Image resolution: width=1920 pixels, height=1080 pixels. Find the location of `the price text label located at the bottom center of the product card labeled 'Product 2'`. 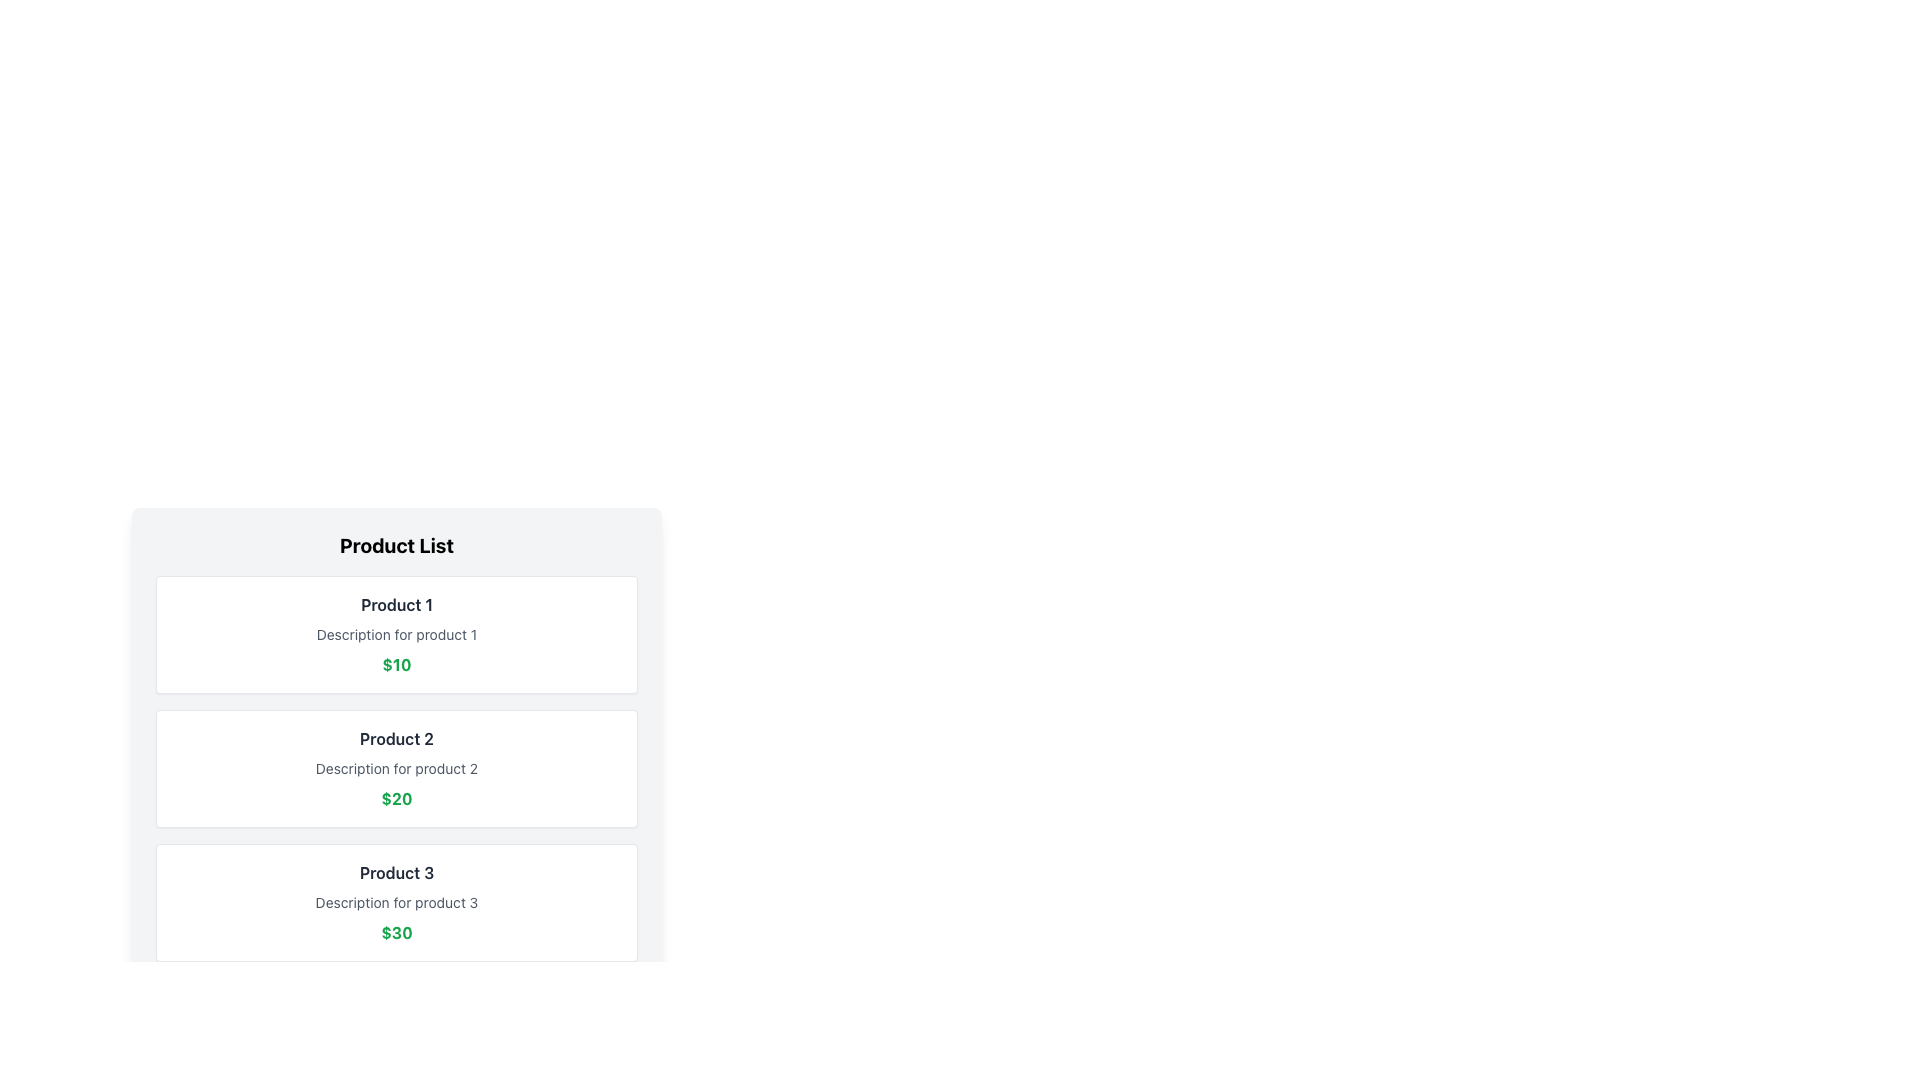

the price text label located at the bottom center of the product card labeled 'Product 2' is located at coordinates (397, 797).